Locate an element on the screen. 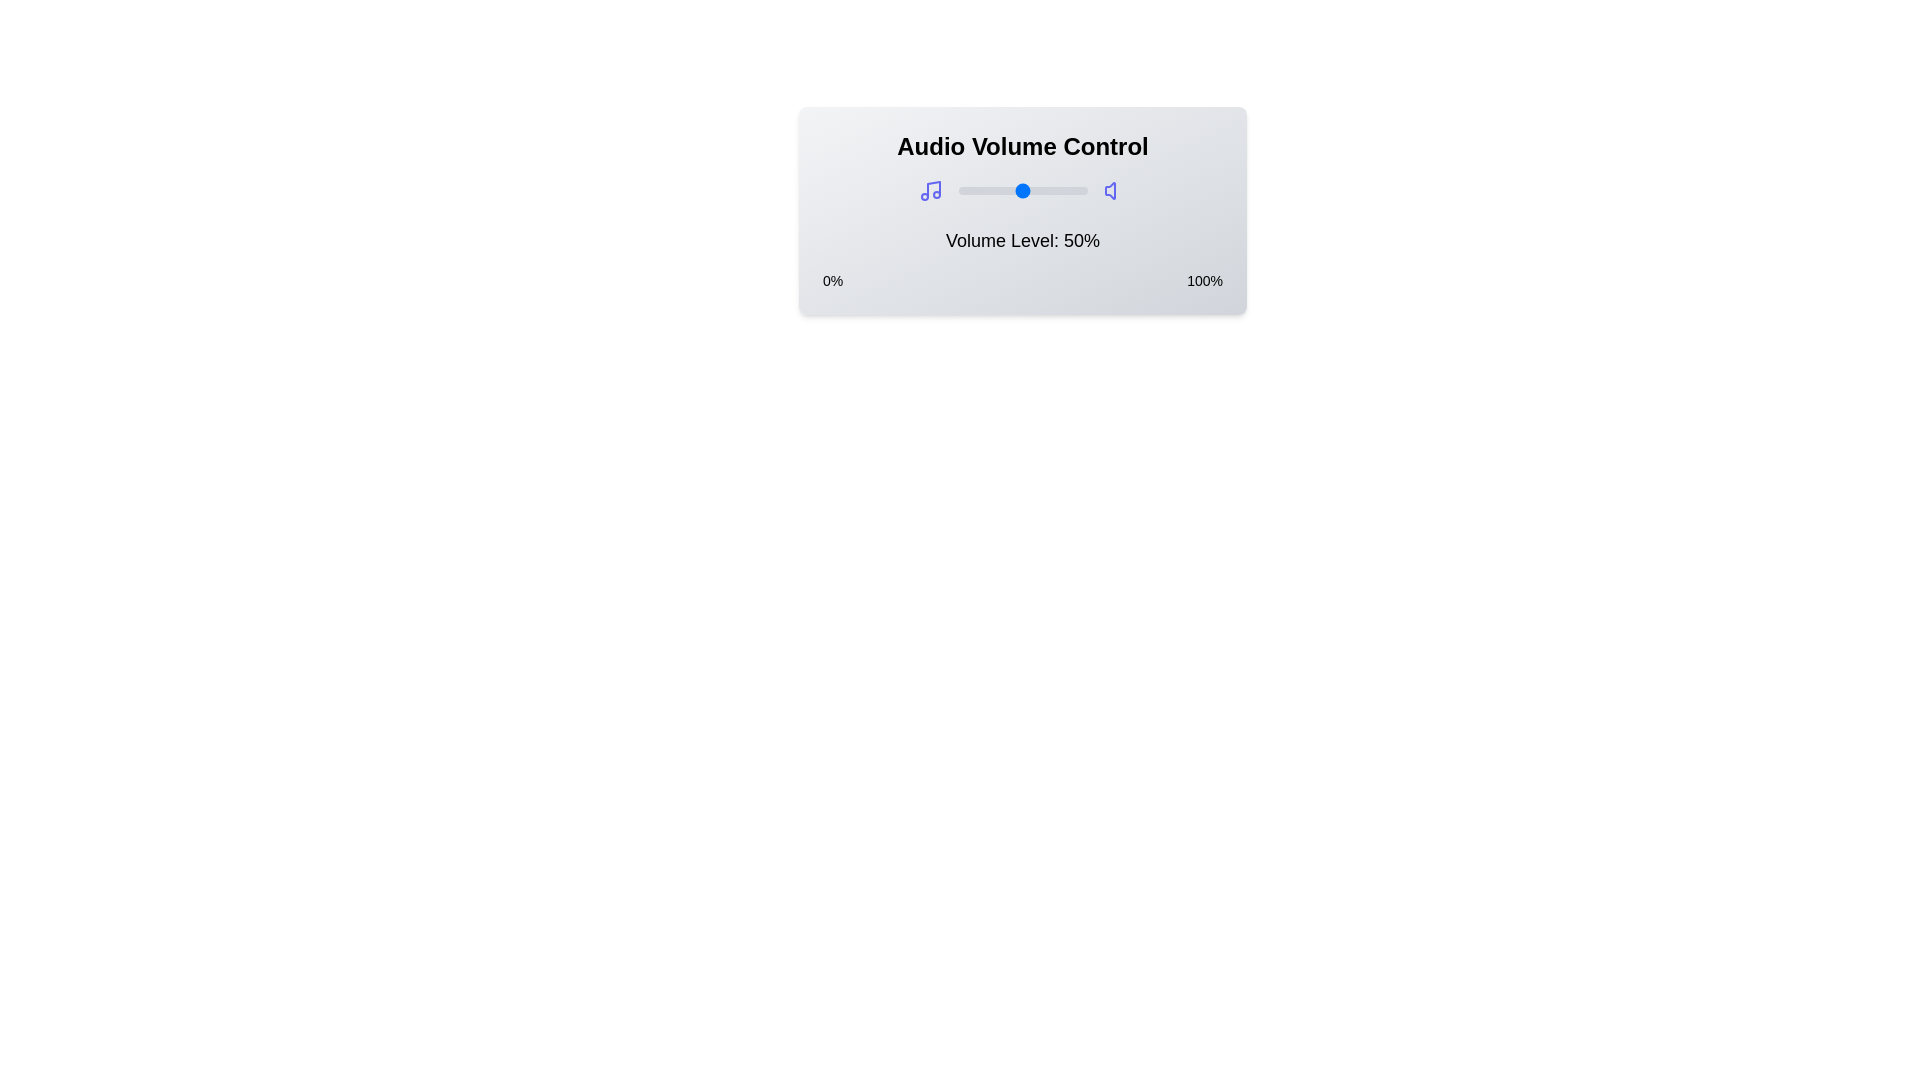 This screenshot has width=1920, height=1080. the volume to 89% by dragging the slider is located at coordinates (1072, 191).